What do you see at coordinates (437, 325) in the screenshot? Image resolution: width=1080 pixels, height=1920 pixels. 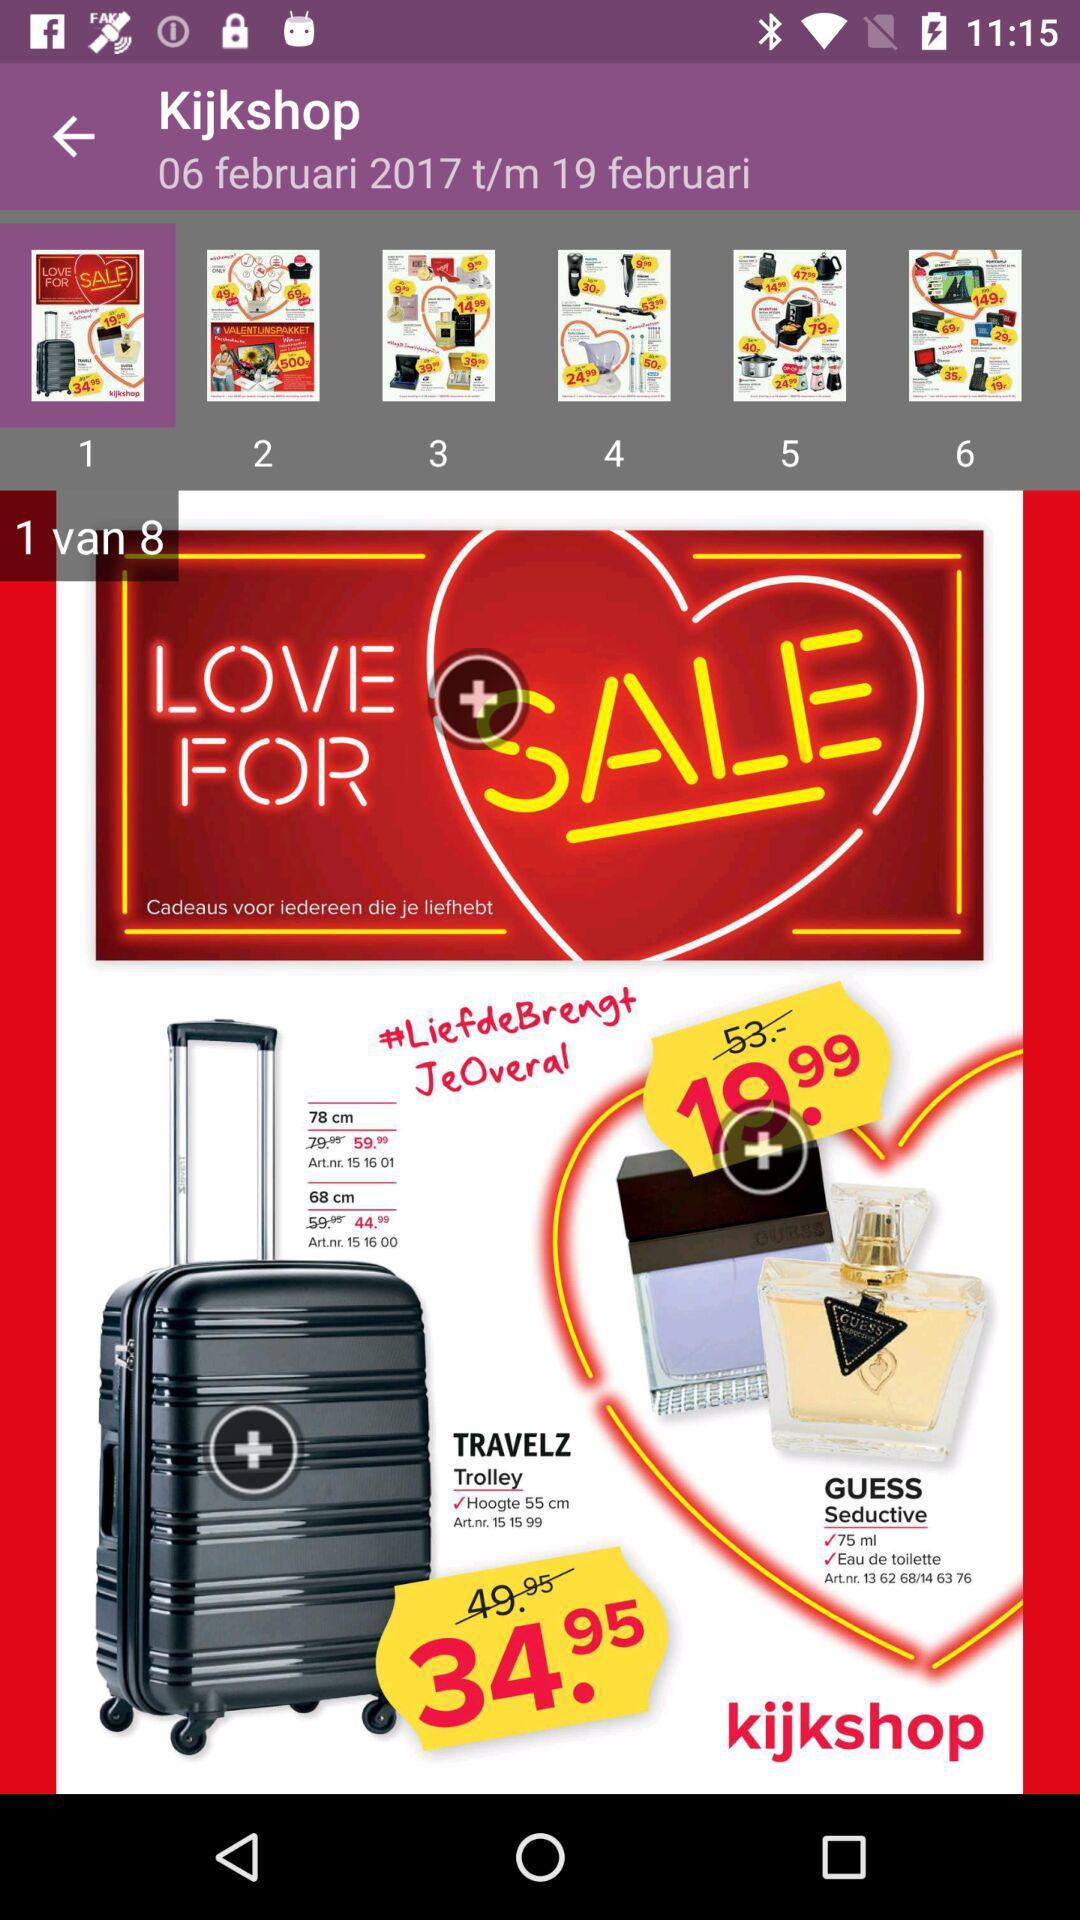 I see `the item below 06 februari 2017 icon` at bounding box center [437, 325].